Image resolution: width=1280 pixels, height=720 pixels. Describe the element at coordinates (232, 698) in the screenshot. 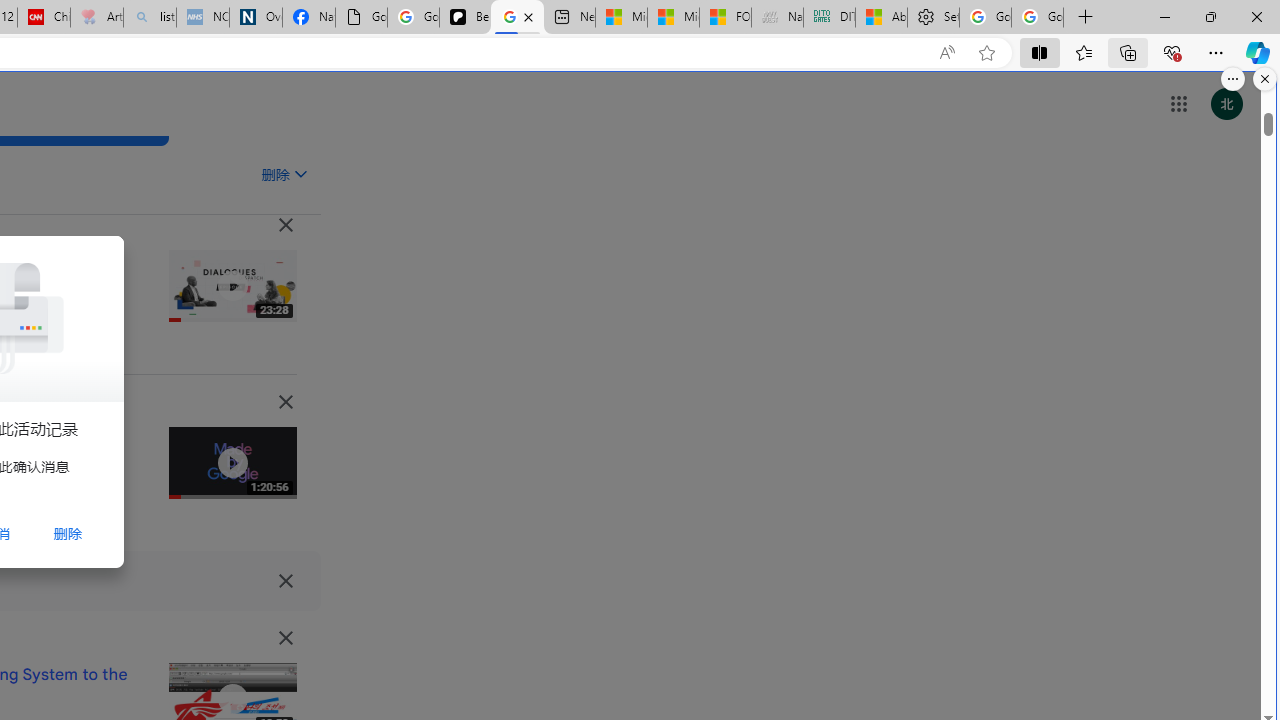

I see `'Class: IVR0f NMm5M'` at that location.